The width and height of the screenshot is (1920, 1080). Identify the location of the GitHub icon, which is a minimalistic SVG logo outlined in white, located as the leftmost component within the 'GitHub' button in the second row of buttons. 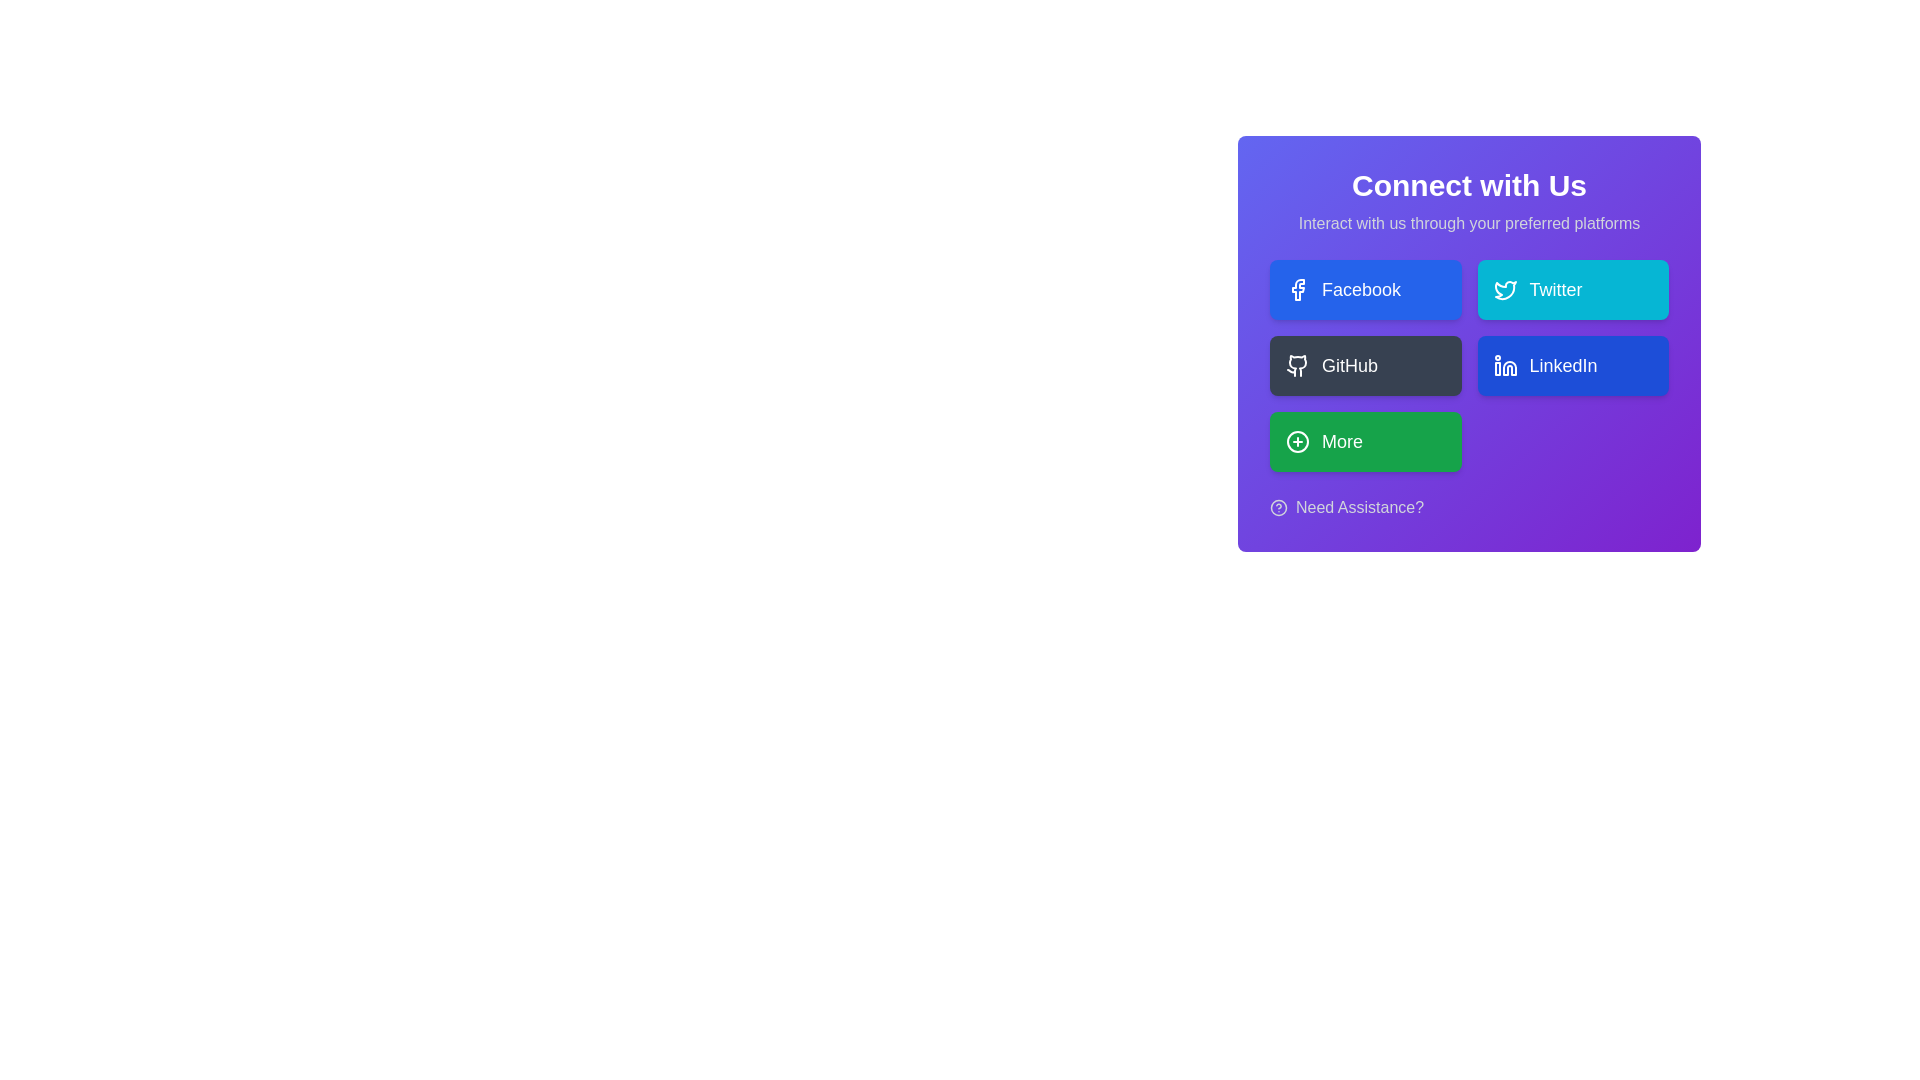
(1297, 366).